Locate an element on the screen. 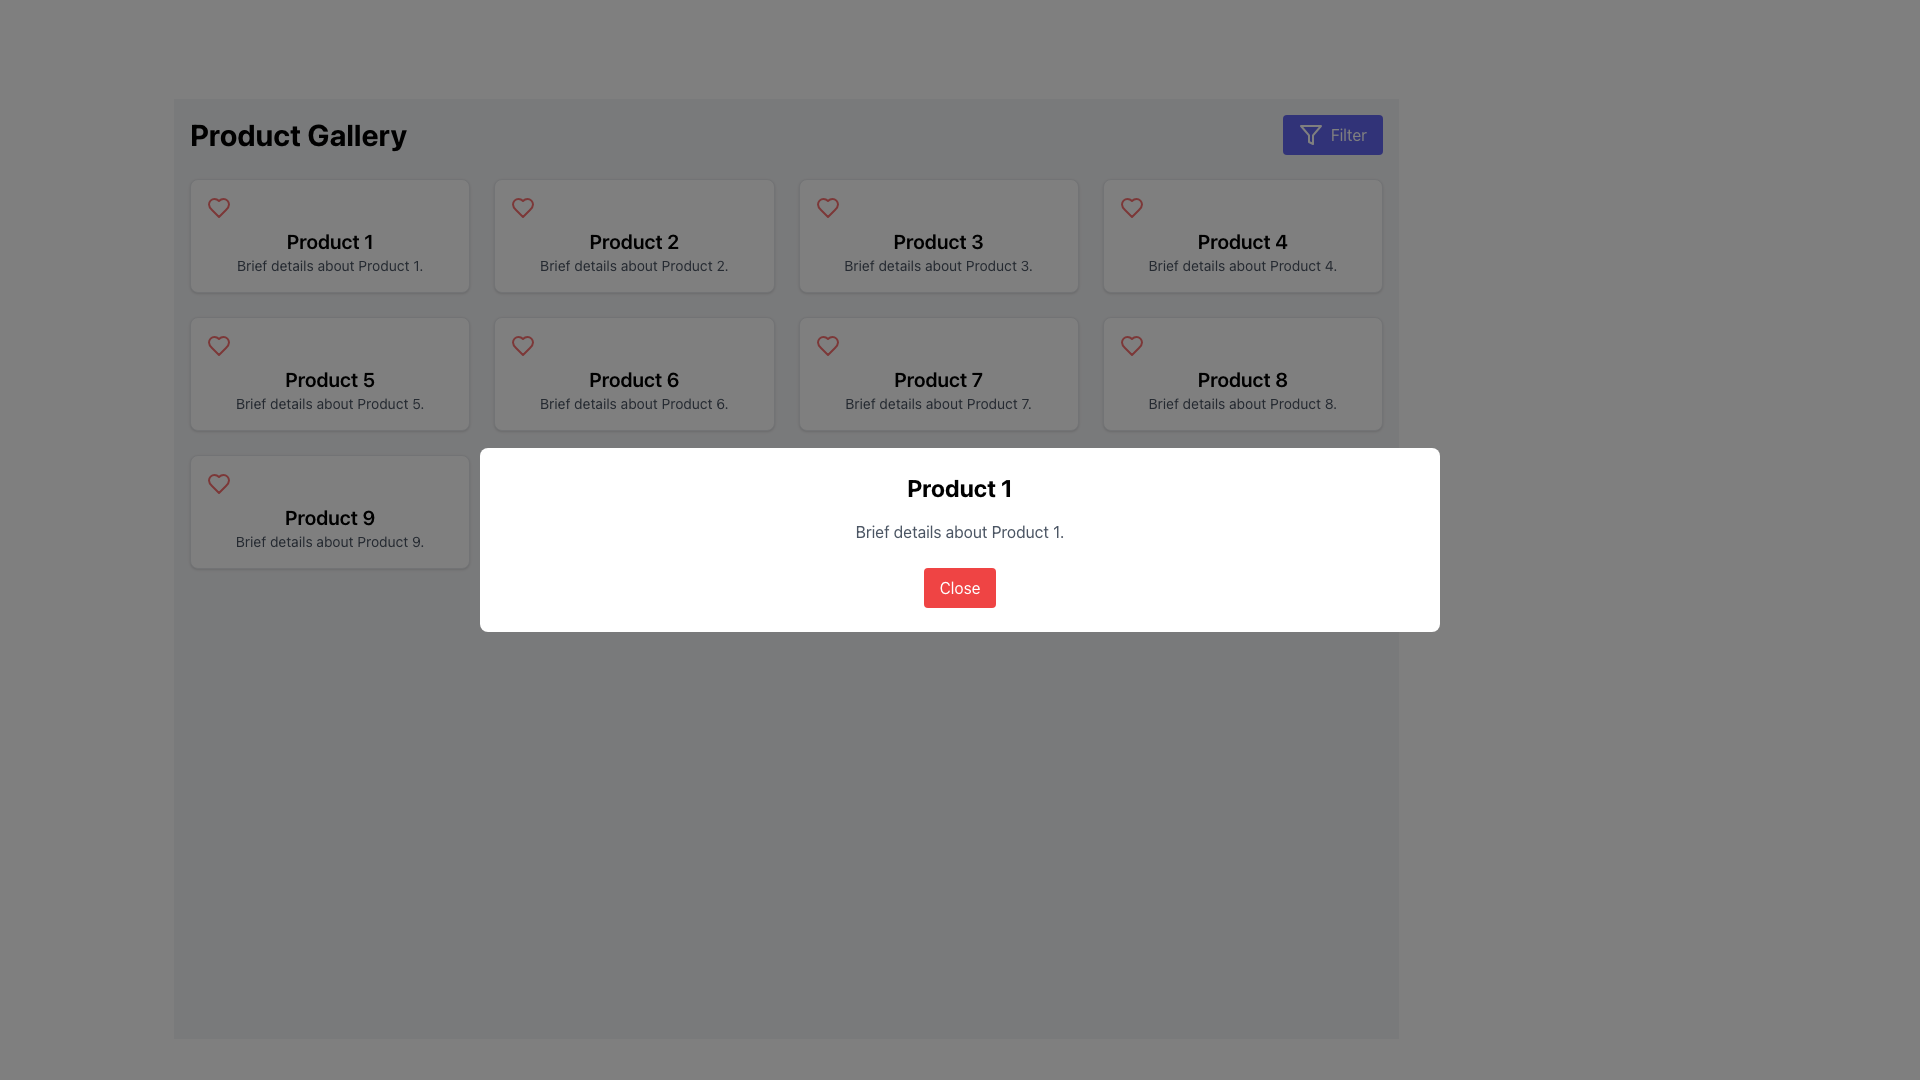 The image size is (1920, 1080). the 'Product 2' text label, which is styled with a bold font and larger size, located in the middle-top area of the interface, in the second position of the first row in a grid layout of product cards is located at coordinates (633, 241).